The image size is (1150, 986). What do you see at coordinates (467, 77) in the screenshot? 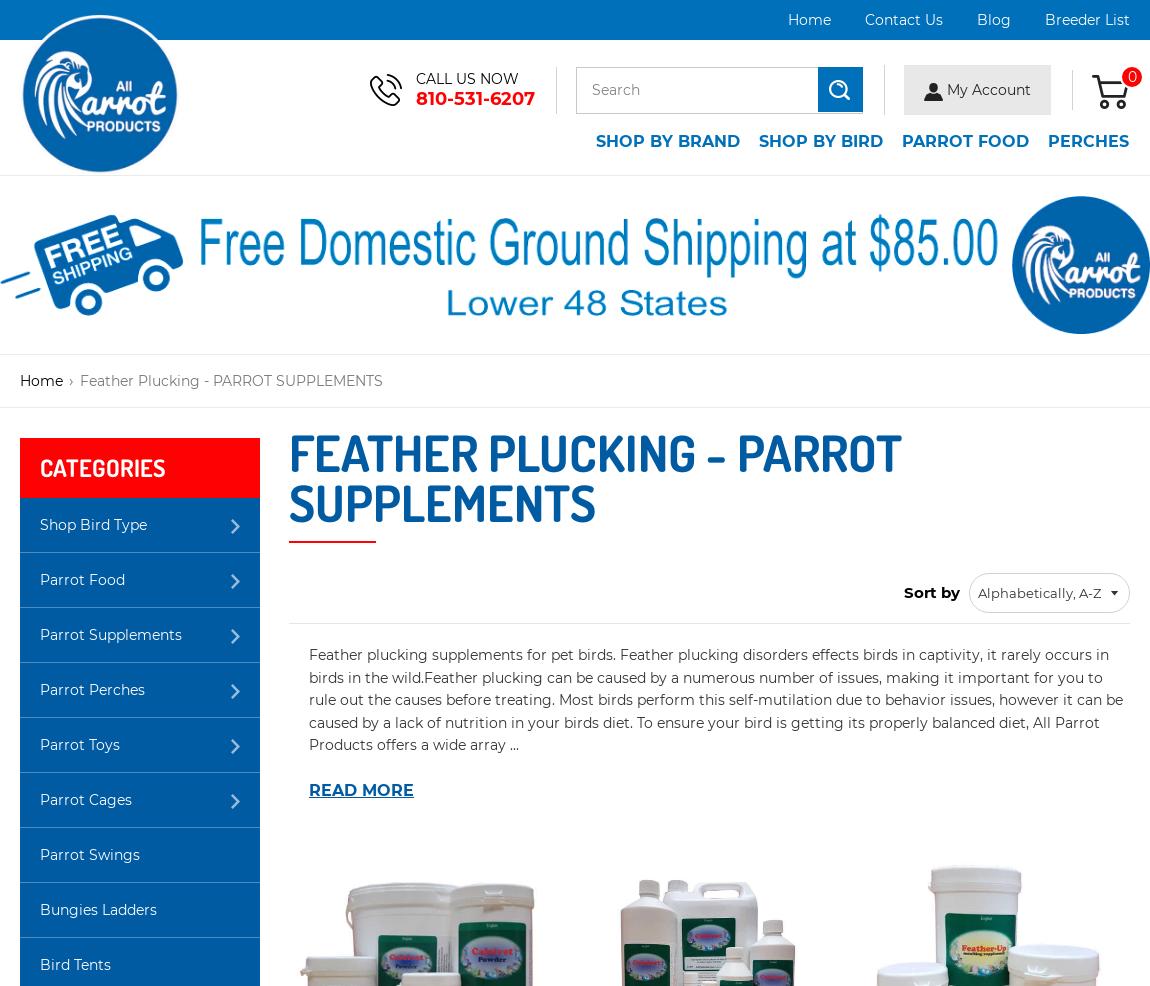
I see `'CALL US NOW'` at bounding box center [467, 77].